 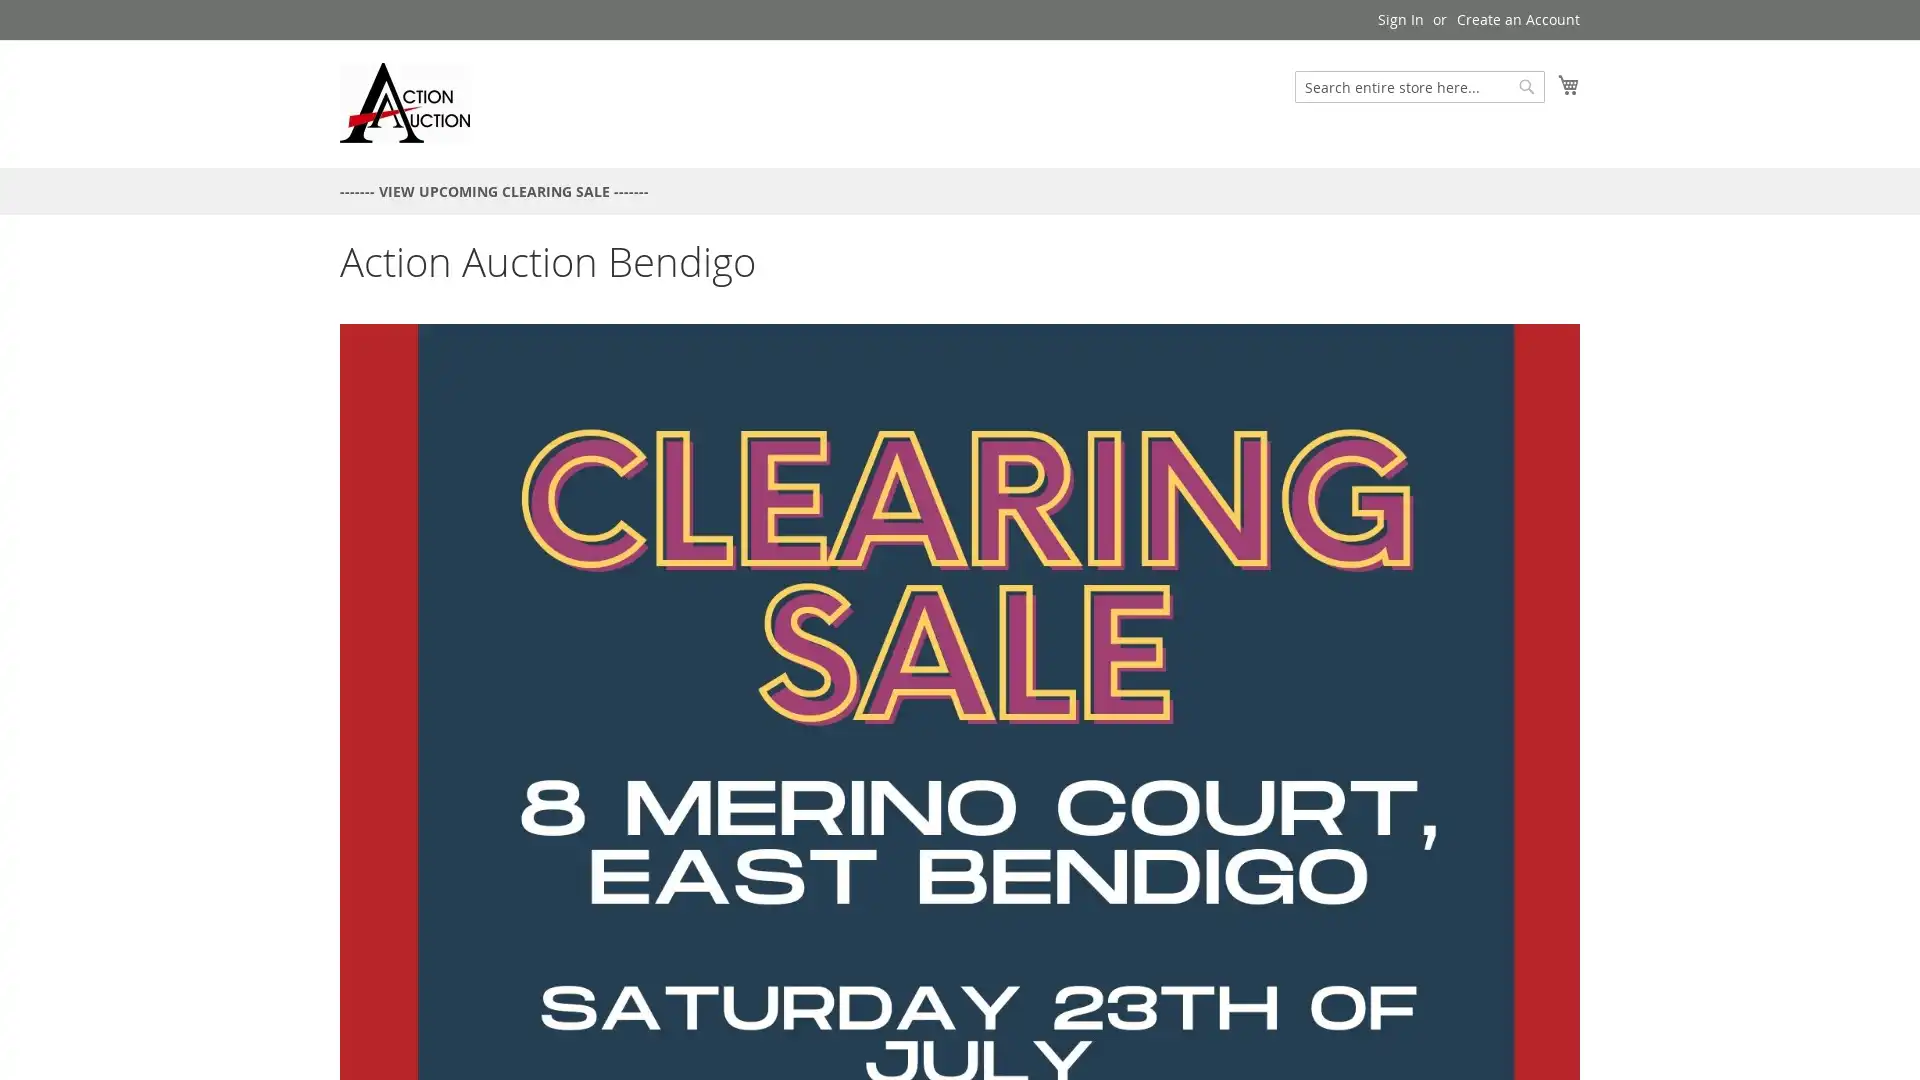 I want to click on Search, so click(x=1525, y=86).